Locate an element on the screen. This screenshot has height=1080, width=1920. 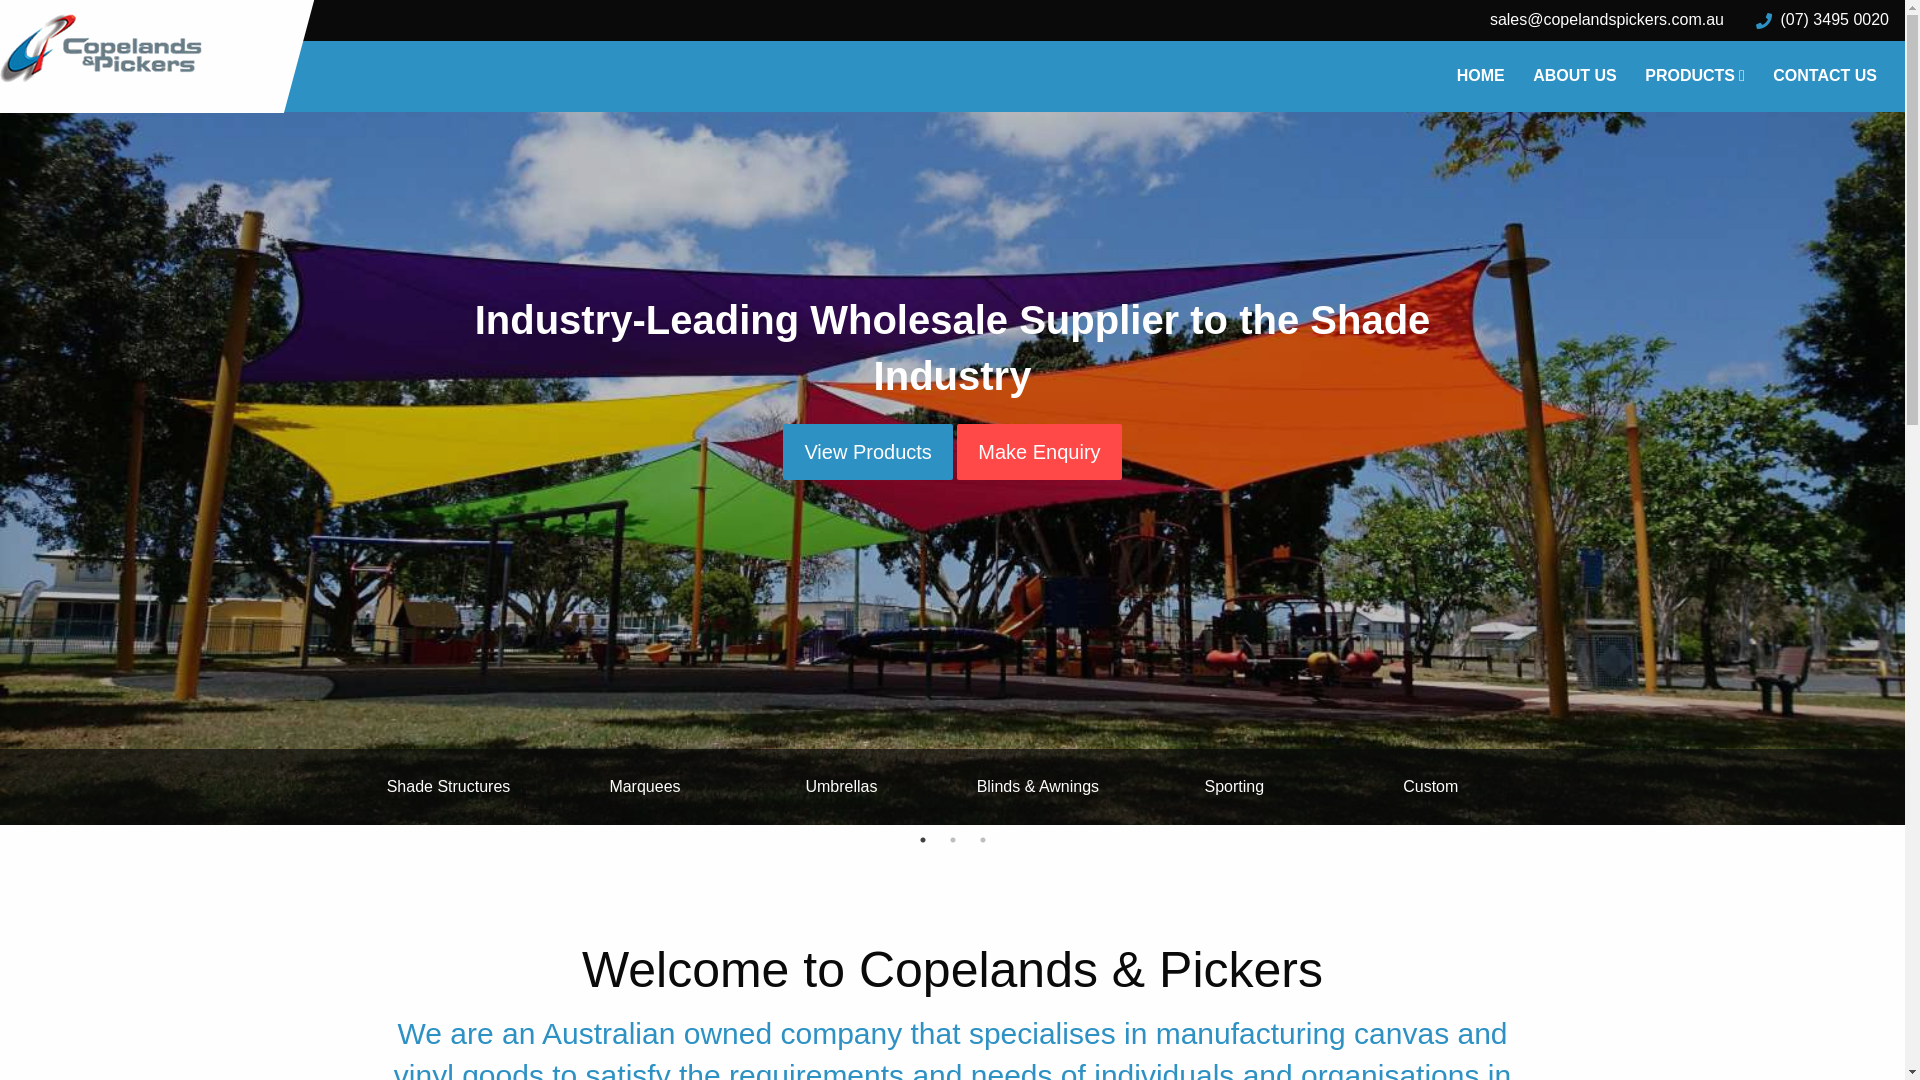
'sales@copelandspickers.com.au' is located at coordinates (1607, 19).